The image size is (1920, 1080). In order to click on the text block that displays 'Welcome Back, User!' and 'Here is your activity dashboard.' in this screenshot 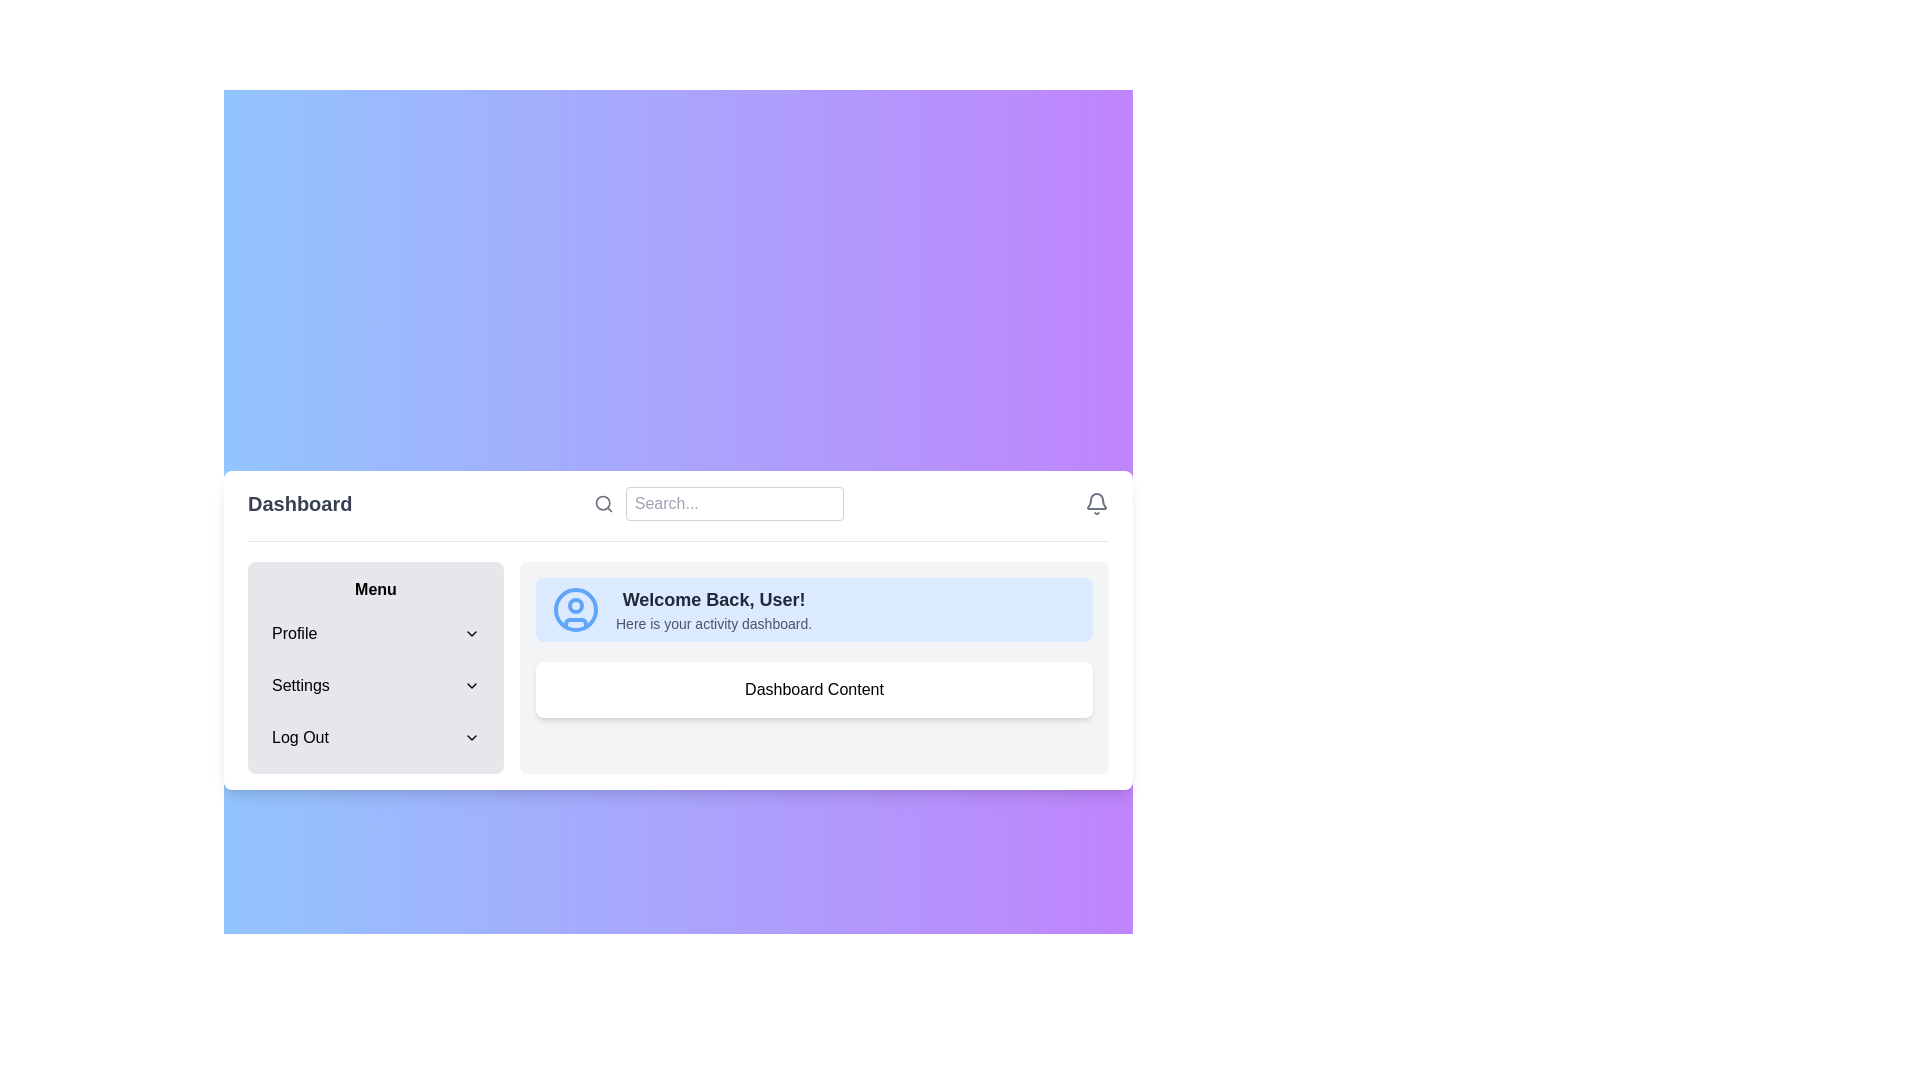, I will do `click(714, 608)`.